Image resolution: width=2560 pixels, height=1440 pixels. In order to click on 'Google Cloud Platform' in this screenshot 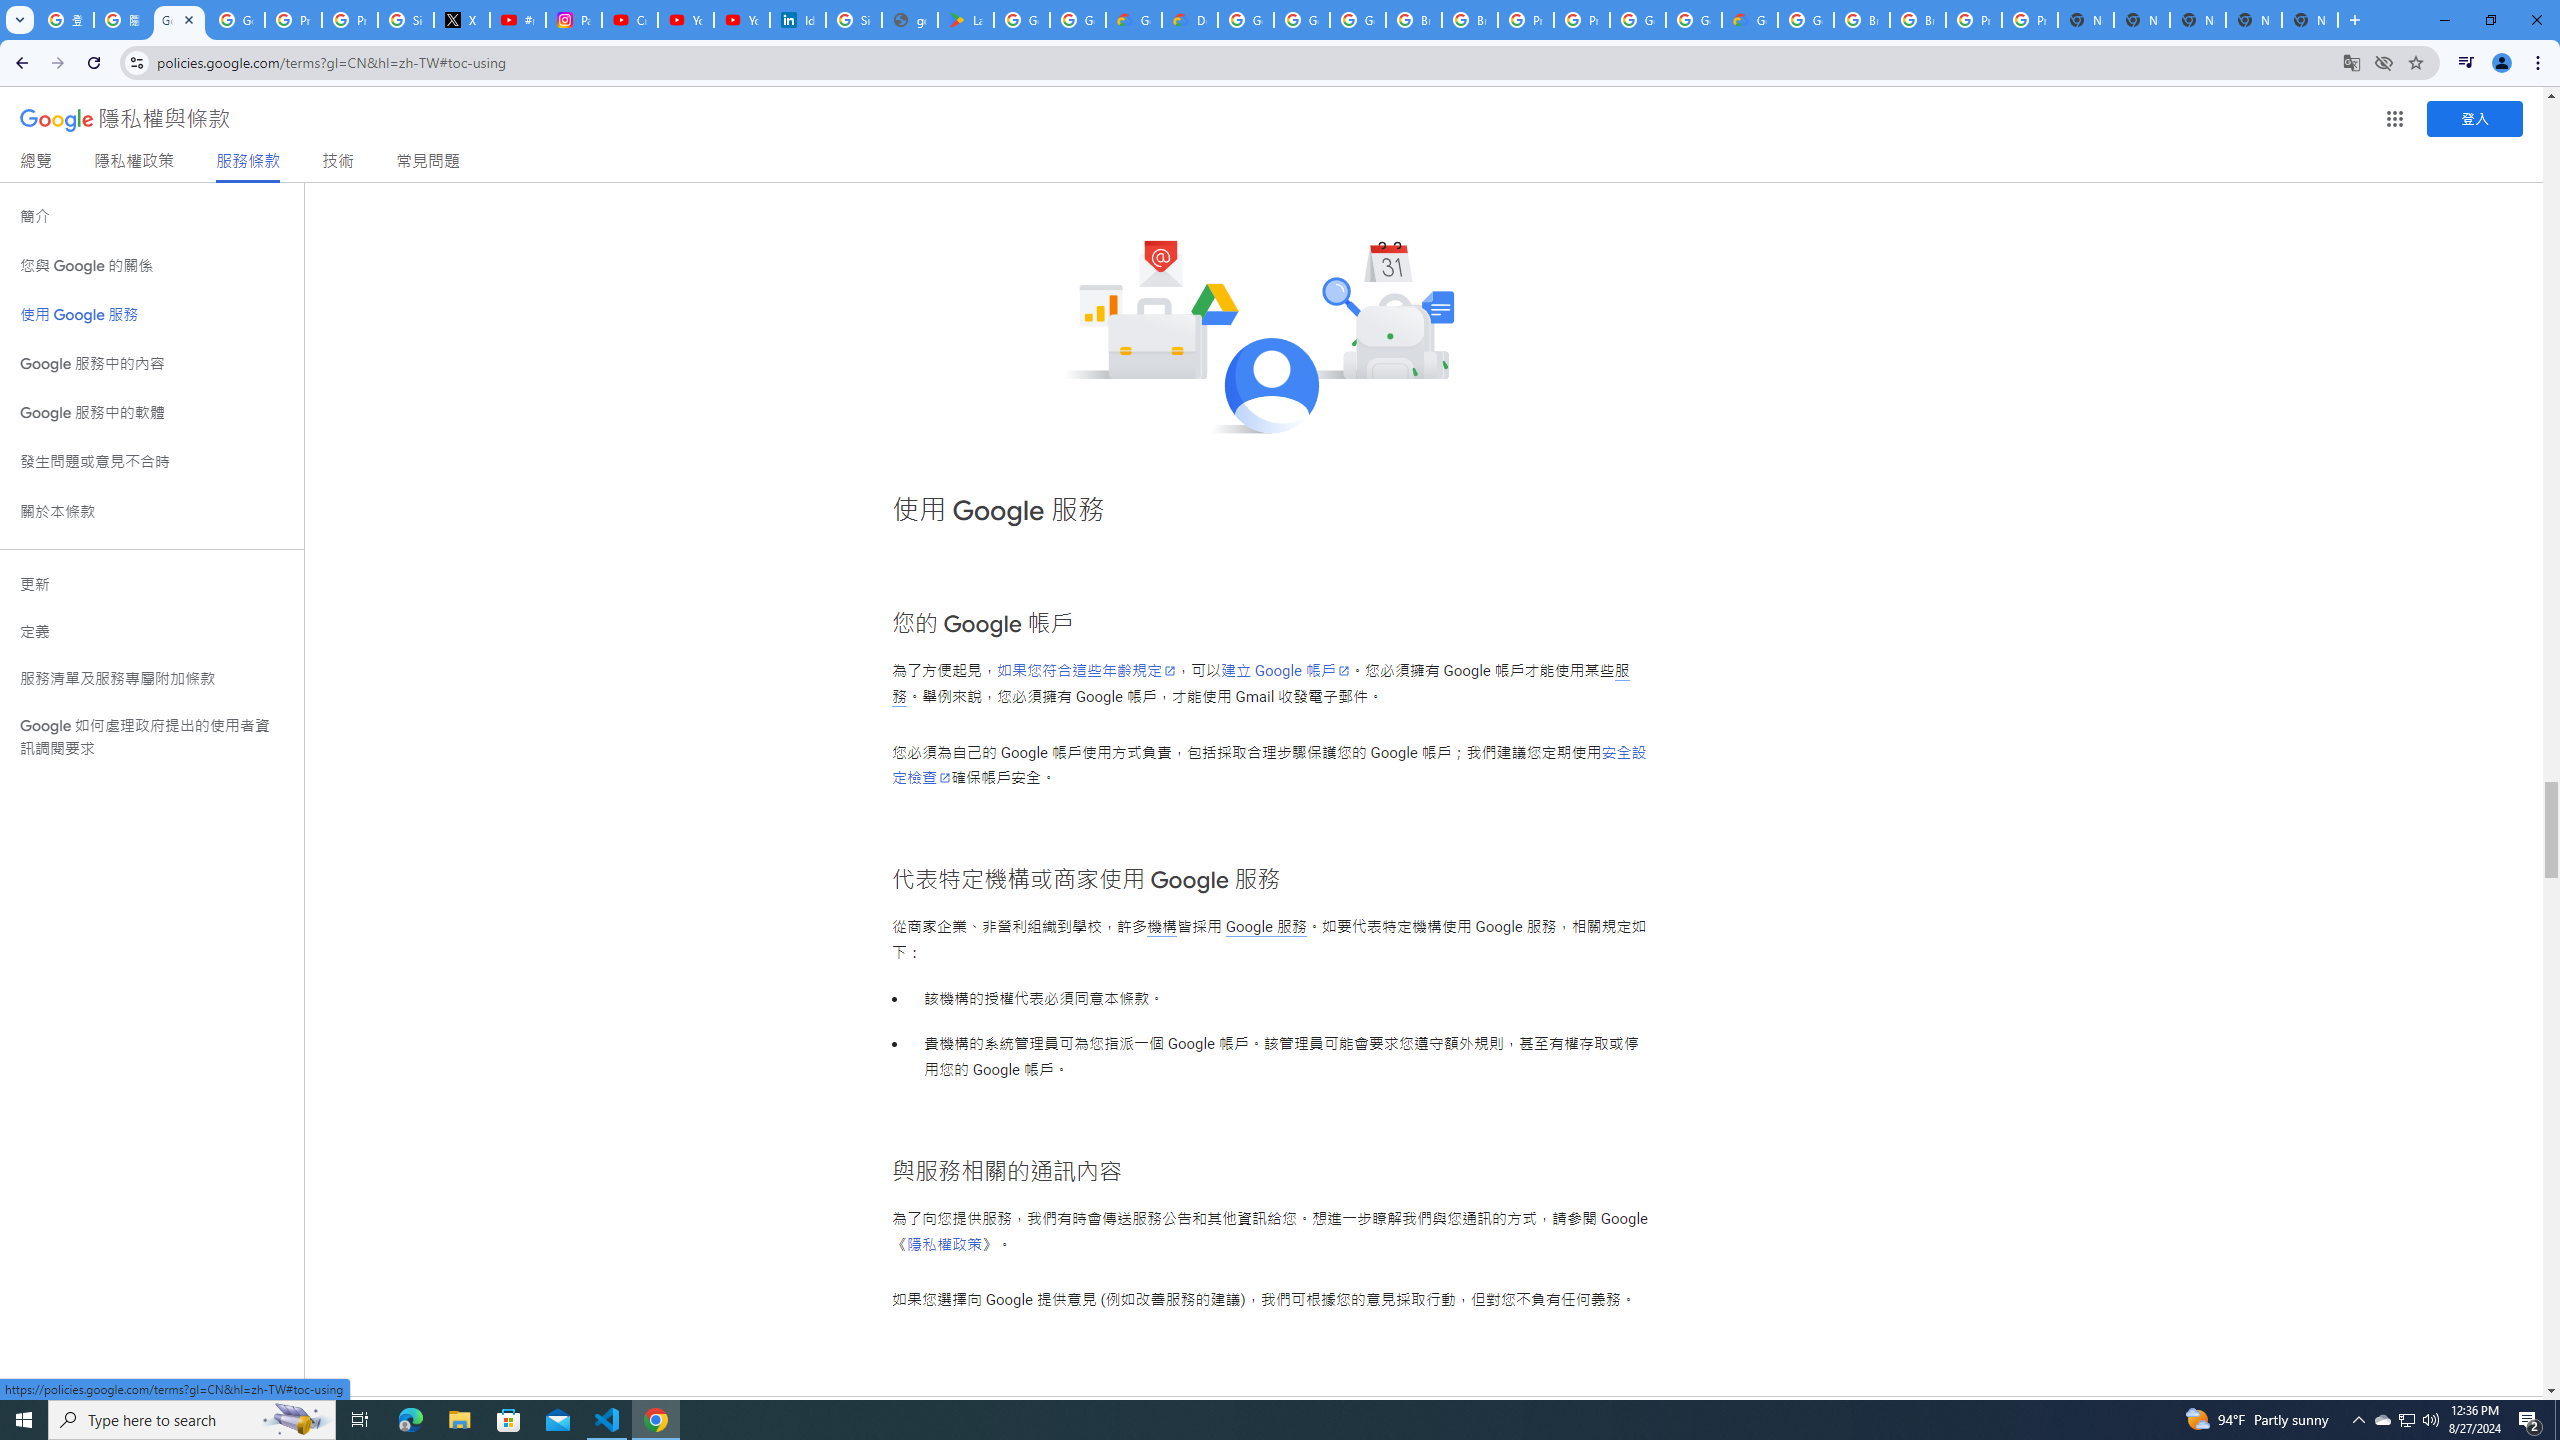, I will do `click(1805, 19)`.